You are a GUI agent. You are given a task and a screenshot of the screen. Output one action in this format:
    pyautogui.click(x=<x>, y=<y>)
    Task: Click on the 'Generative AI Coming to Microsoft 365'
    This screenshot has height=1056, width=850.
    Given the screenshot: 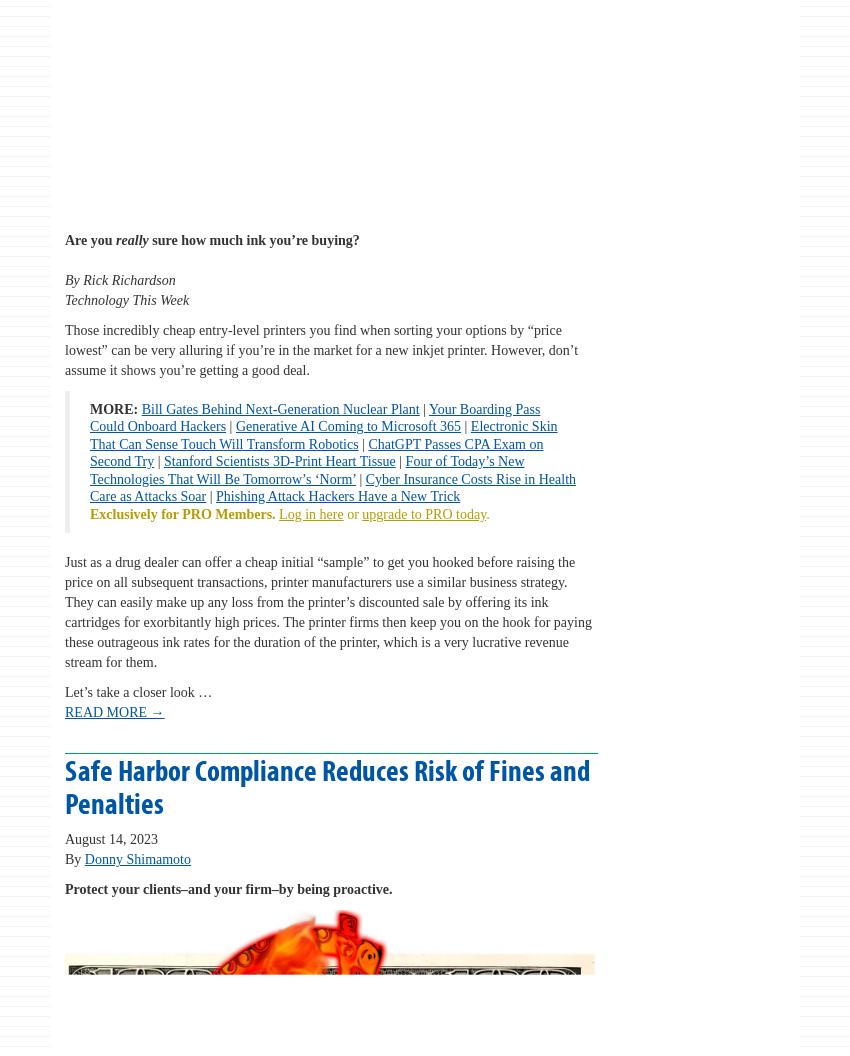 What is the action you would take?
    pyautogui.click(x=346, y=426)
    